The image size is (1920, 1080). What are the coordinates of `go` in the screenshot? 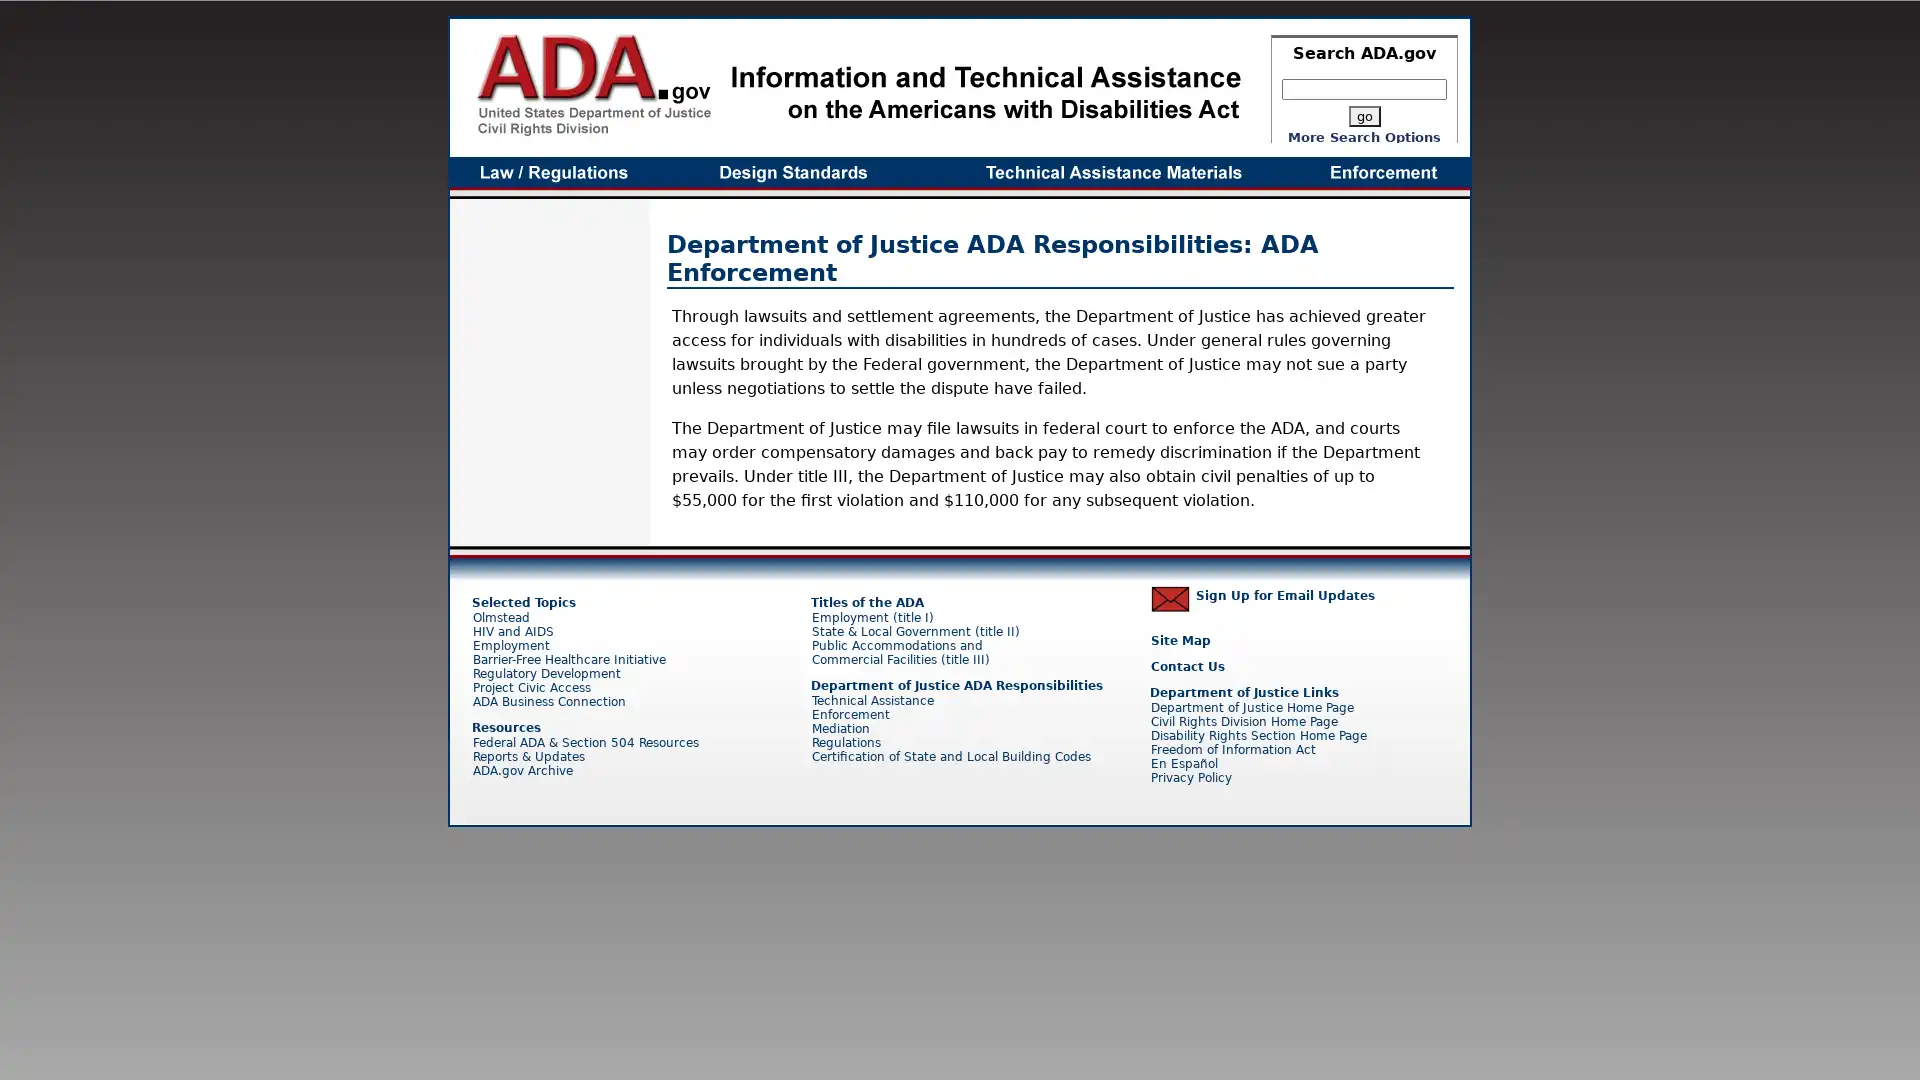 It's located at (1362, 116).